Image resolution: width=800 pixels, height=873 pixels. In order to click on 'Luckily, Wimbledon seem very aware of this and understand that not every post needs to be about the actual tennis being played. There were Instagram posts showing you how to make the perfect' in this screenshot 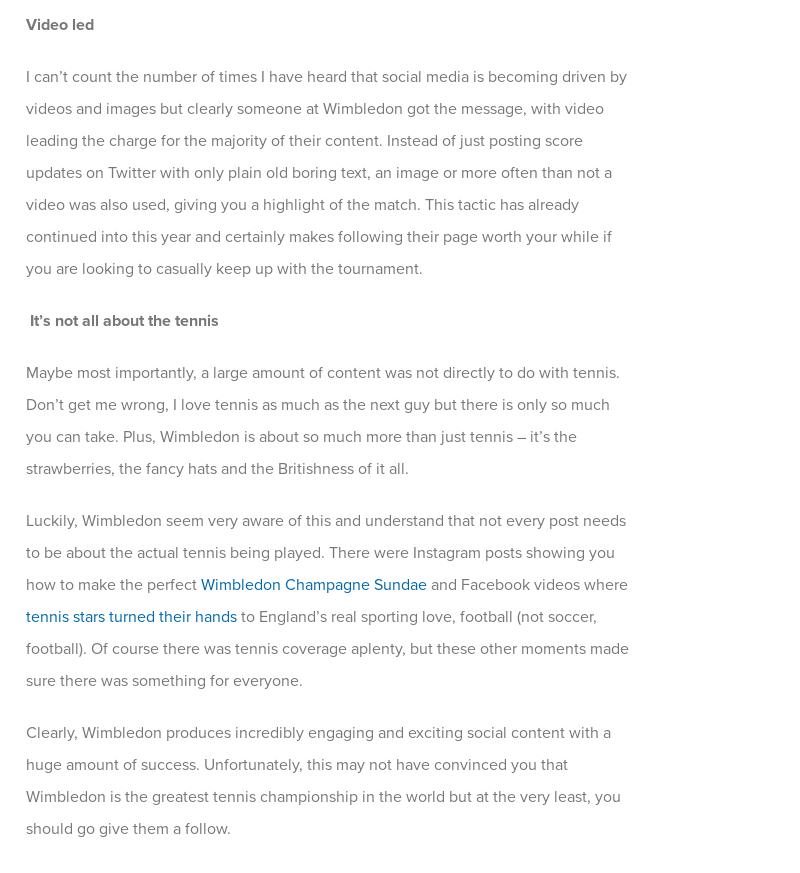, I will do `click(26, 551)`.